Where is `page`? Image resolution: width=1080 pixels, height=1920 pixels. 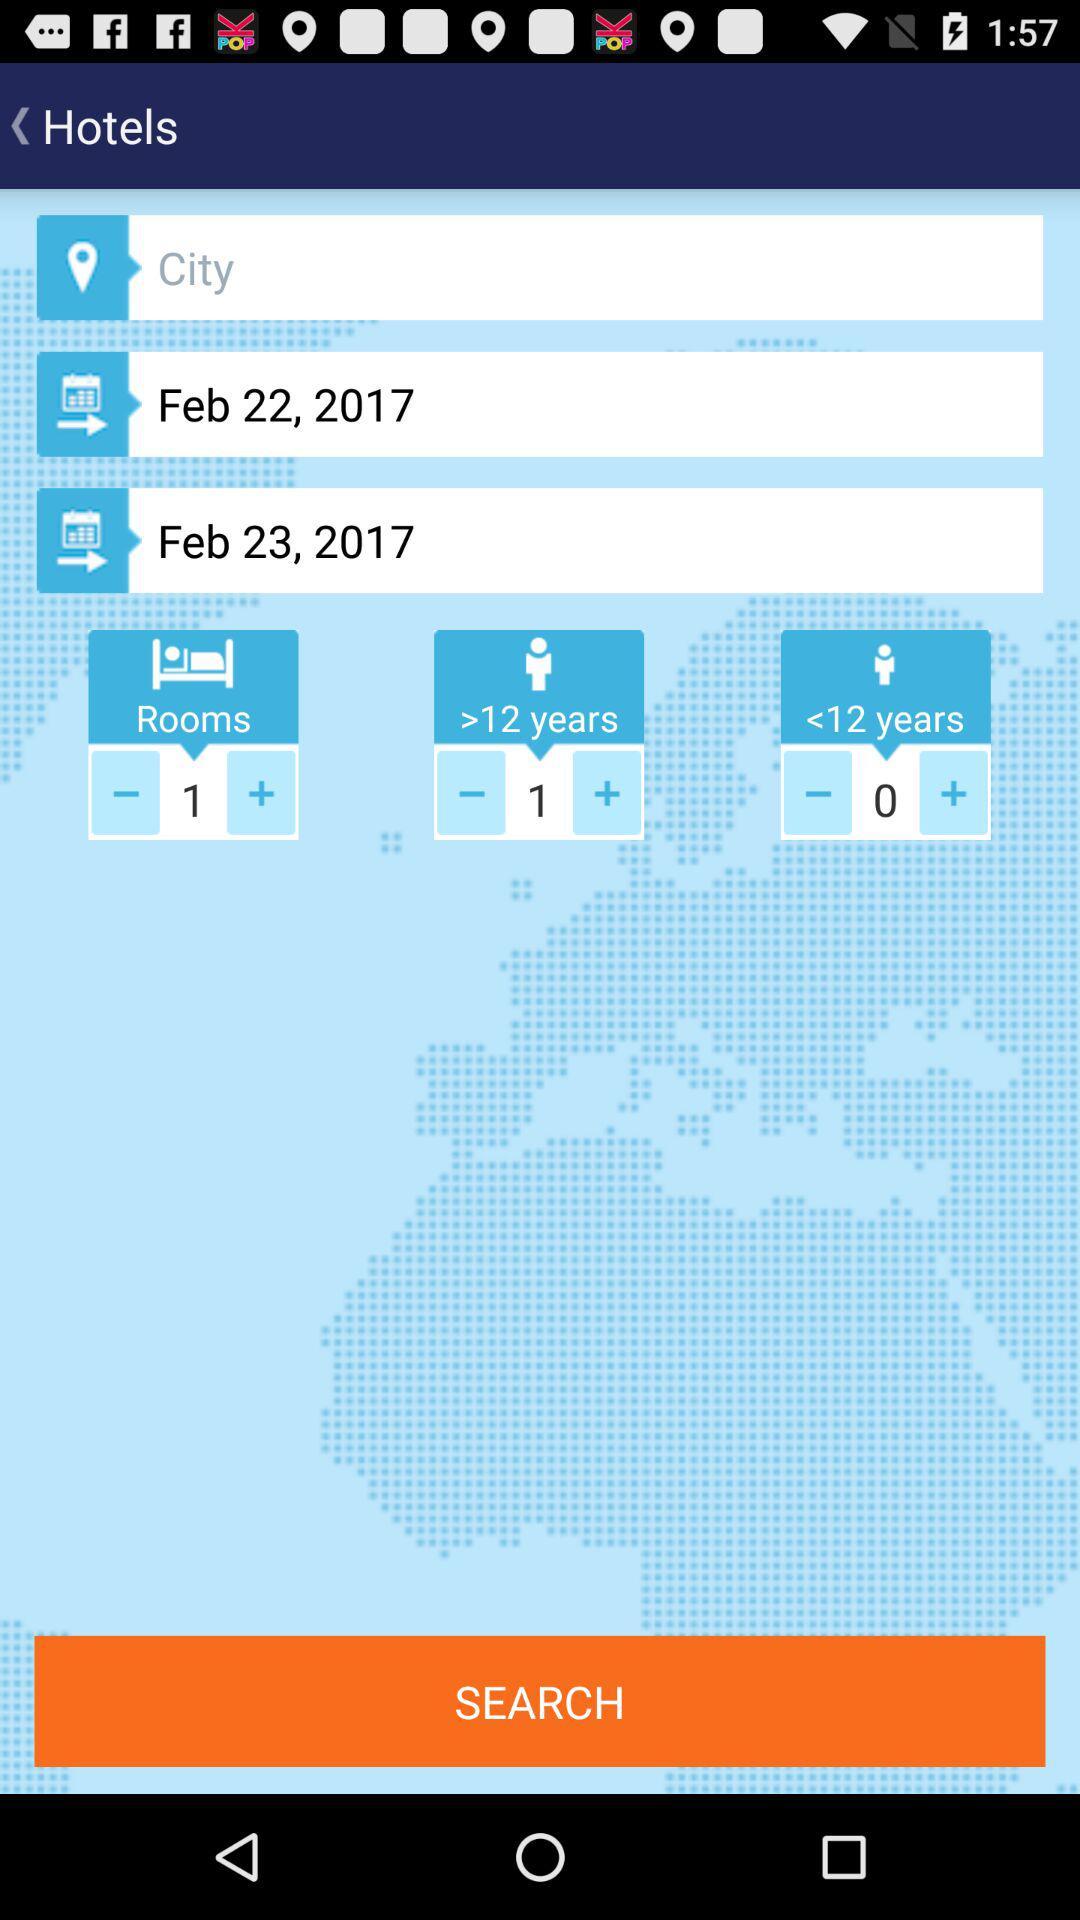 page is located at coordinates (817, 791).